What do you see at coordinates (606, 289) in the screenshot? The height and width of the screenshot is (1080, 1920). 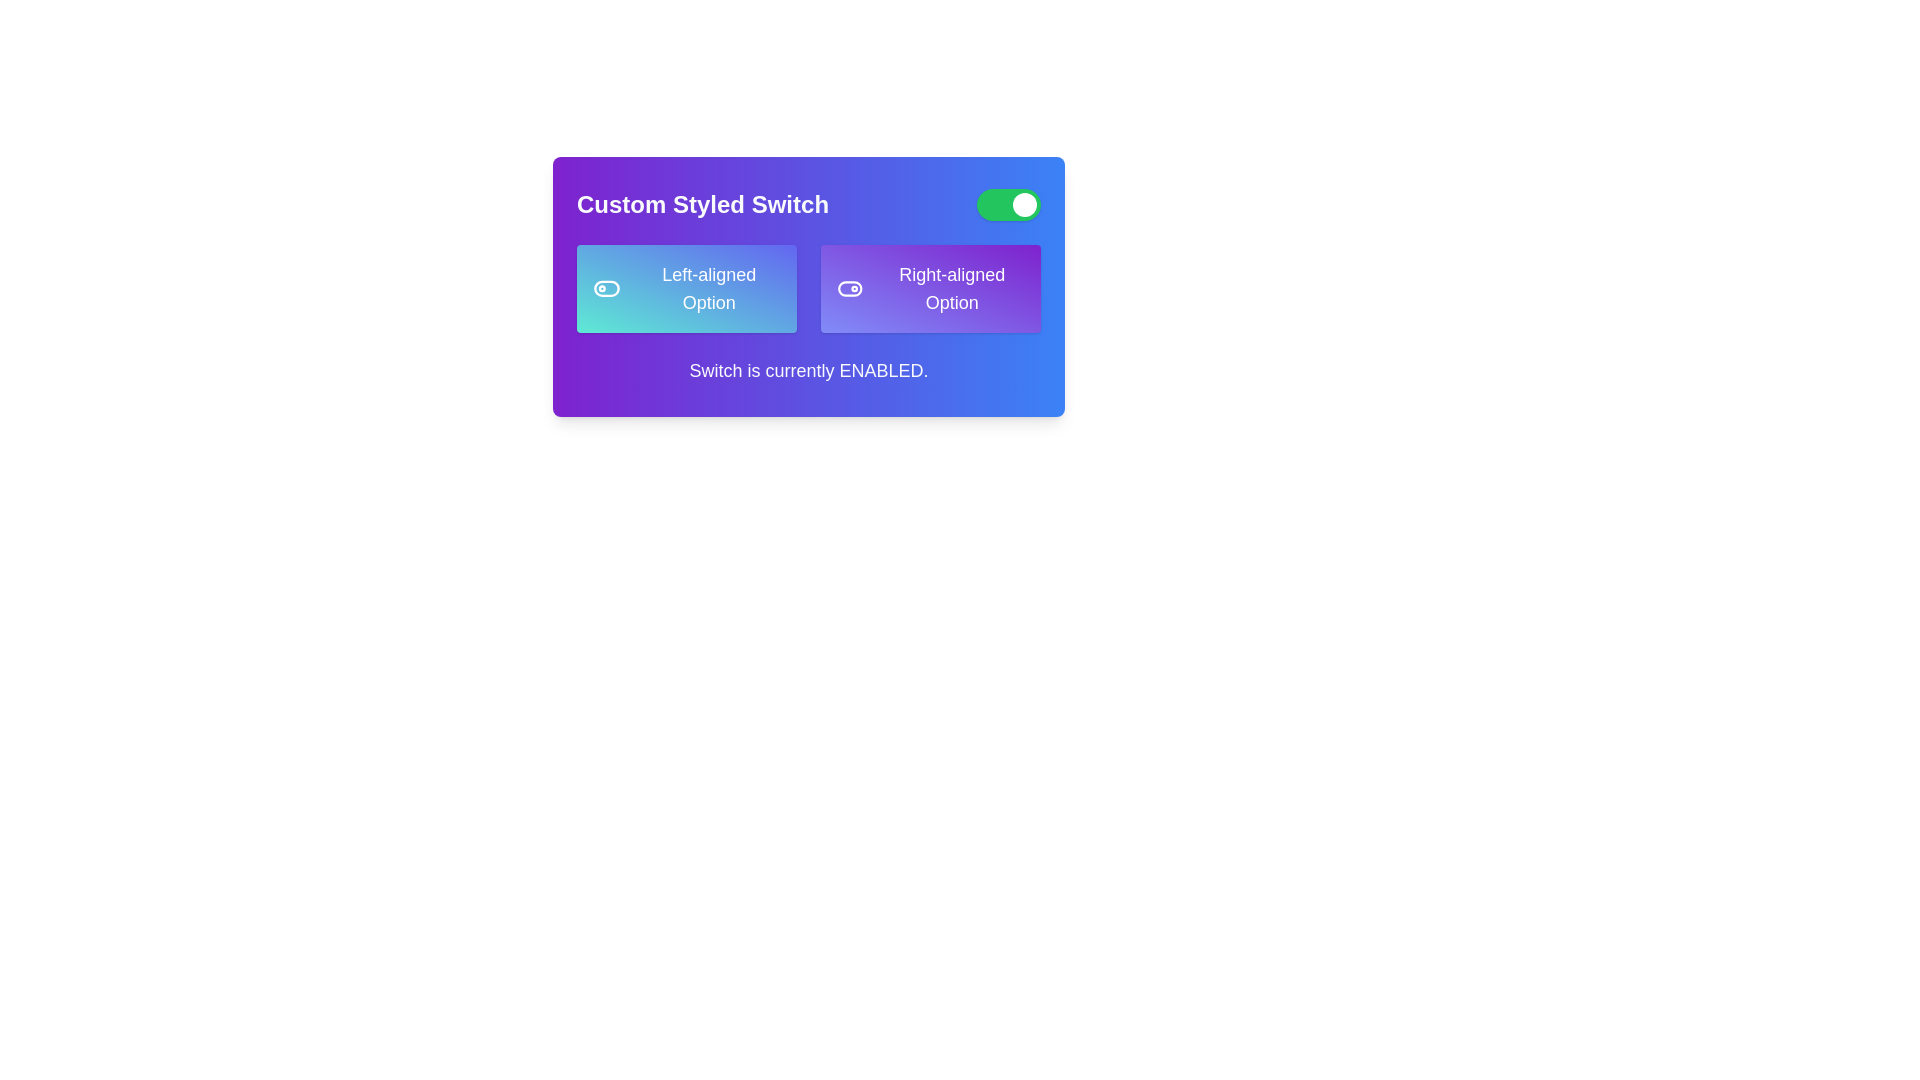 I see `the light blue rounded rectangular decorative background of the toggle switch option located on the left side of the custom styled switch interface` at bounding box center [606, 289].